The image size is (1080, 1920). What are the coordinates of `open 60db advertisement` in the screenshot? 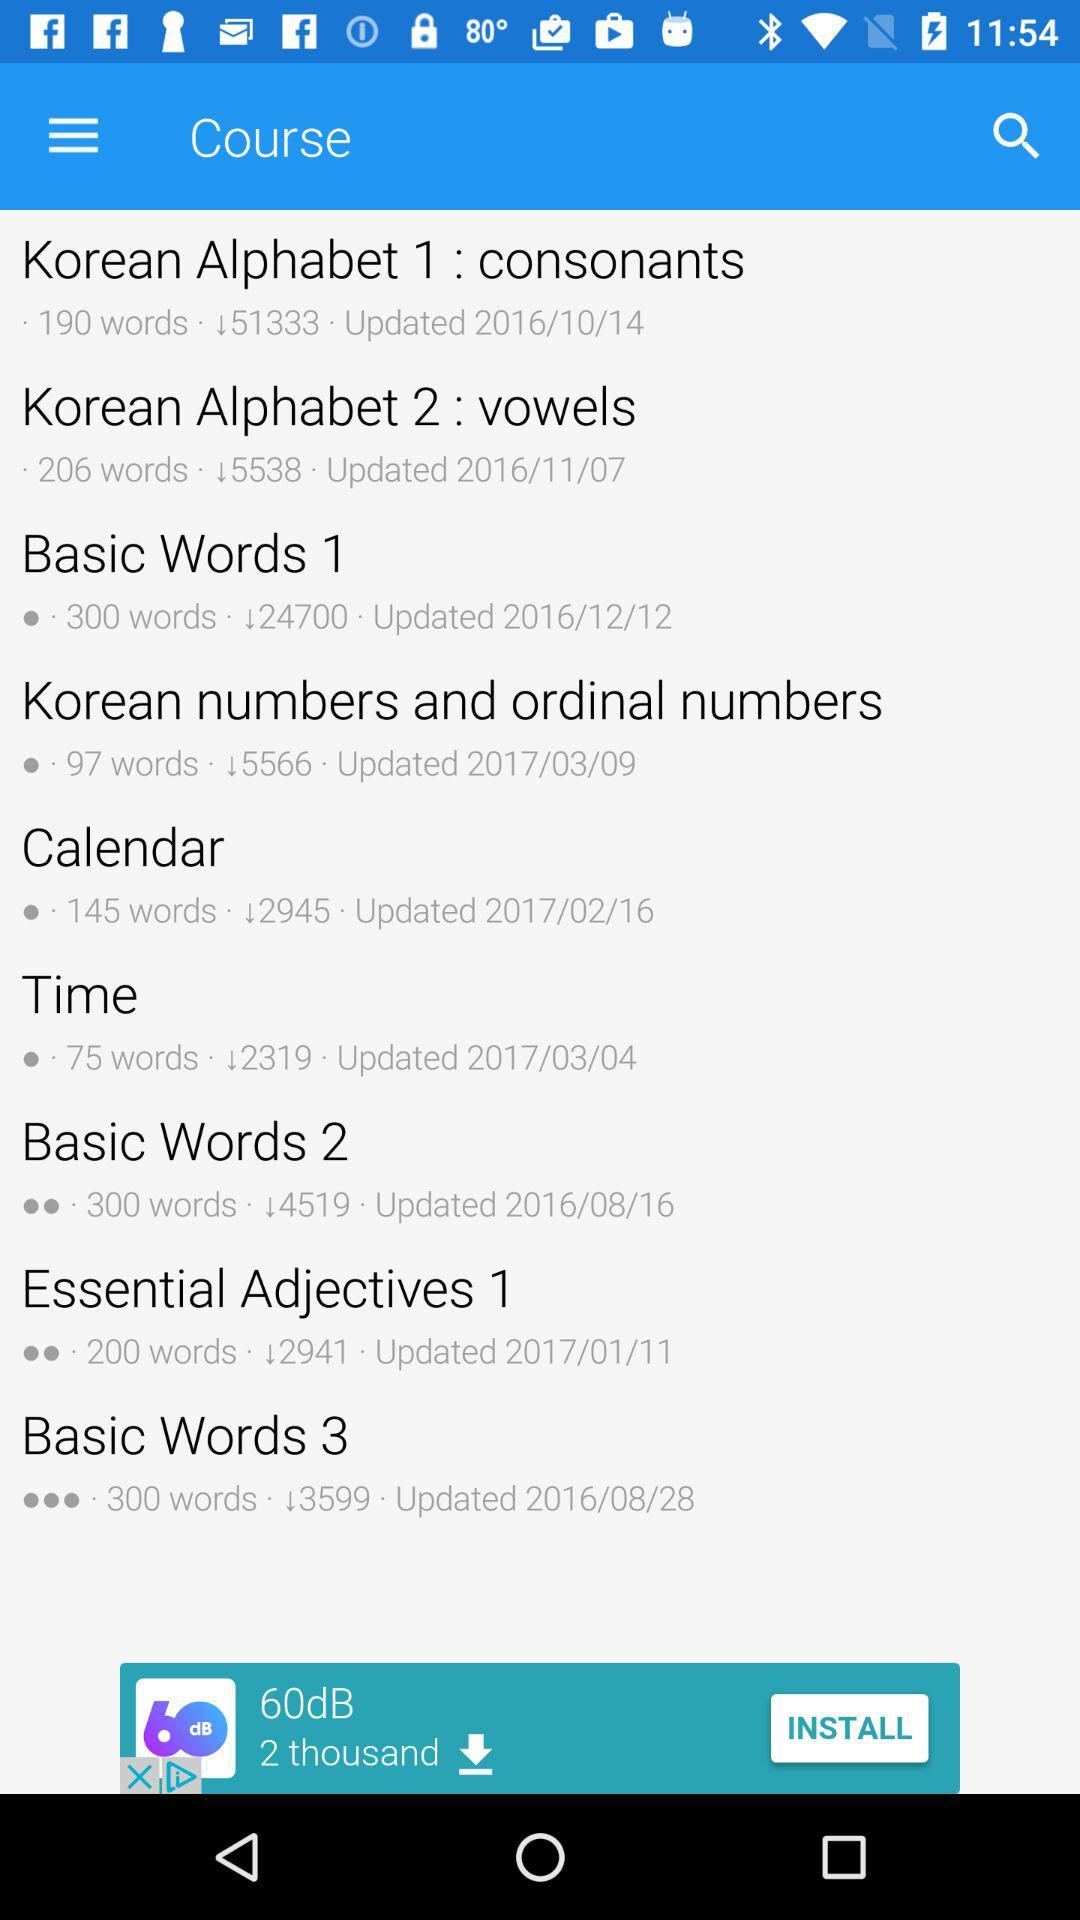 It's located at (540, 1727).